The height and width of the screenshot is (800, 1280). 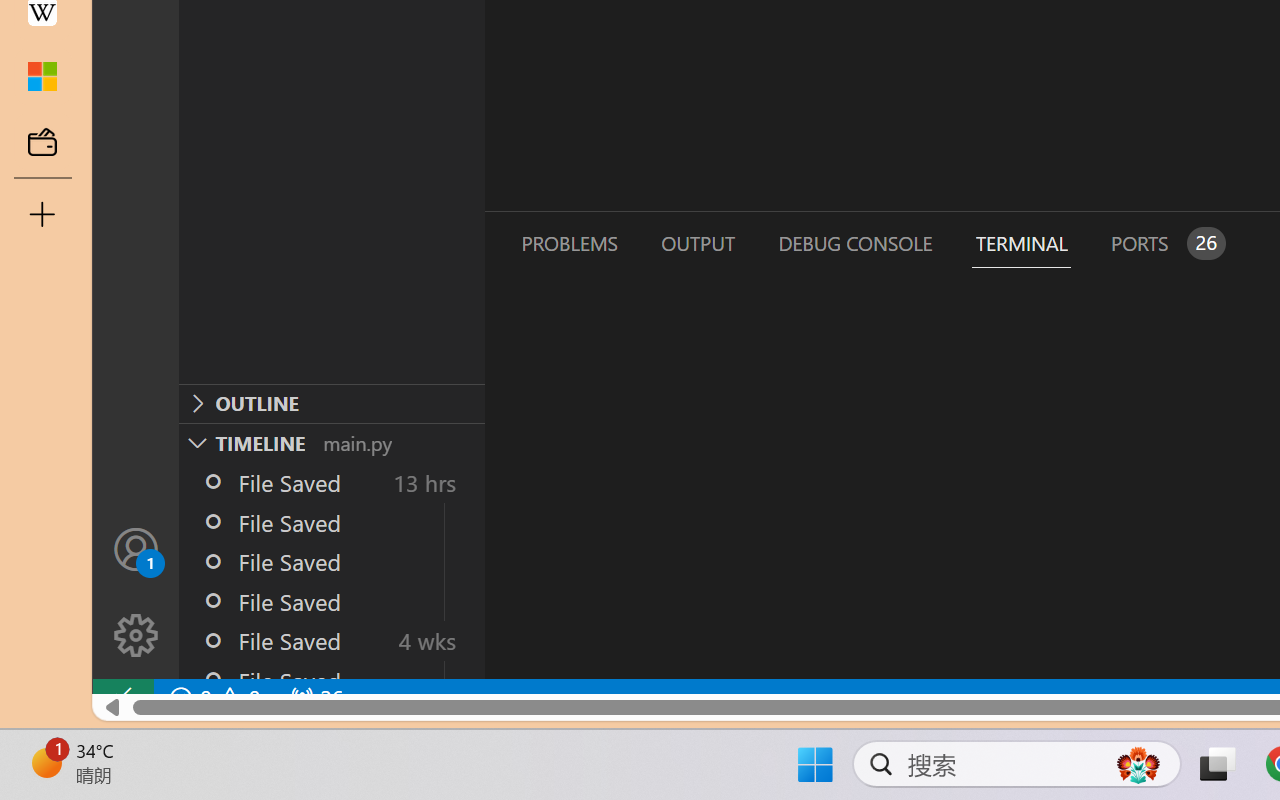 What do you see at coordinates (1165, 242) in the screenshot?
I see `'Ports - 26 forwarded ports'` at bounding box center [1165, 242].